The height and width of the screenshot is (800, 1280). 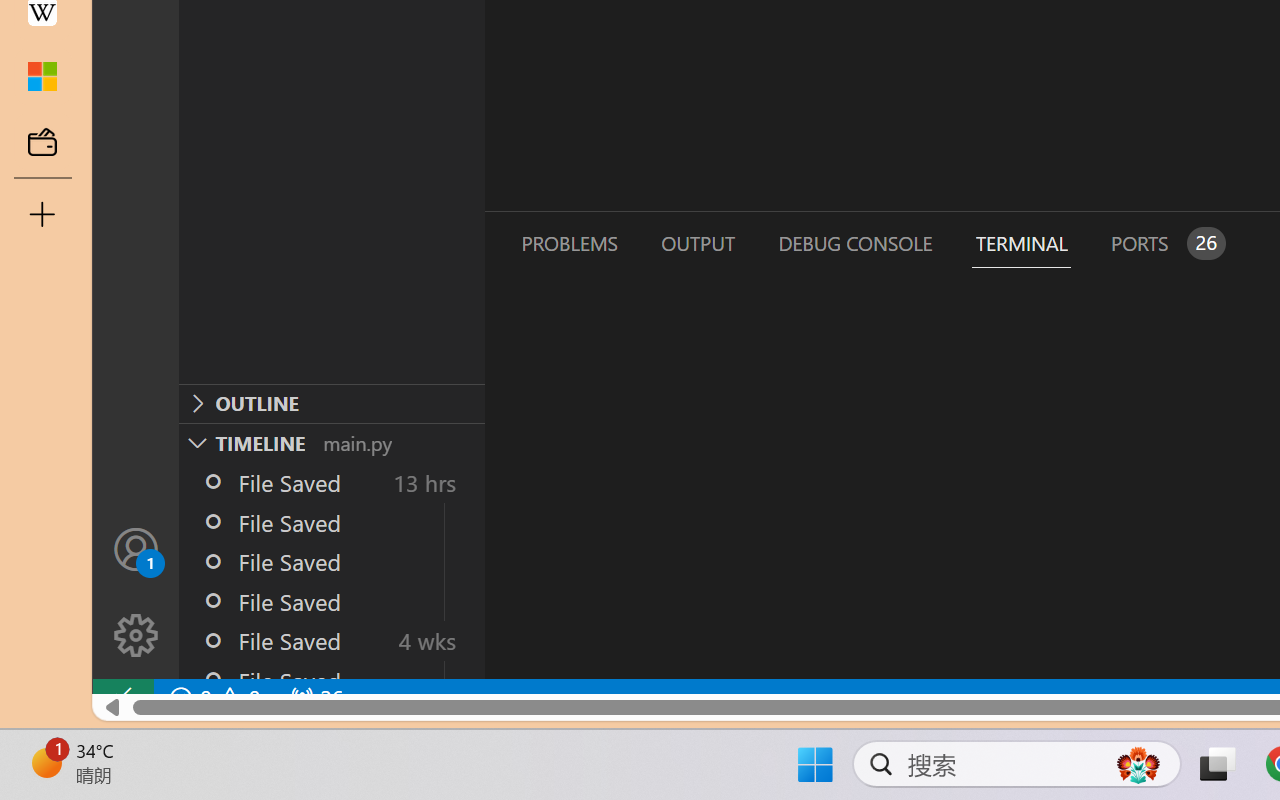 What do you see at coordinates (1165, 242) in the screenshot?
I see `'Ports - 26 forwarded ports'` at bounding box center [1165, 242].